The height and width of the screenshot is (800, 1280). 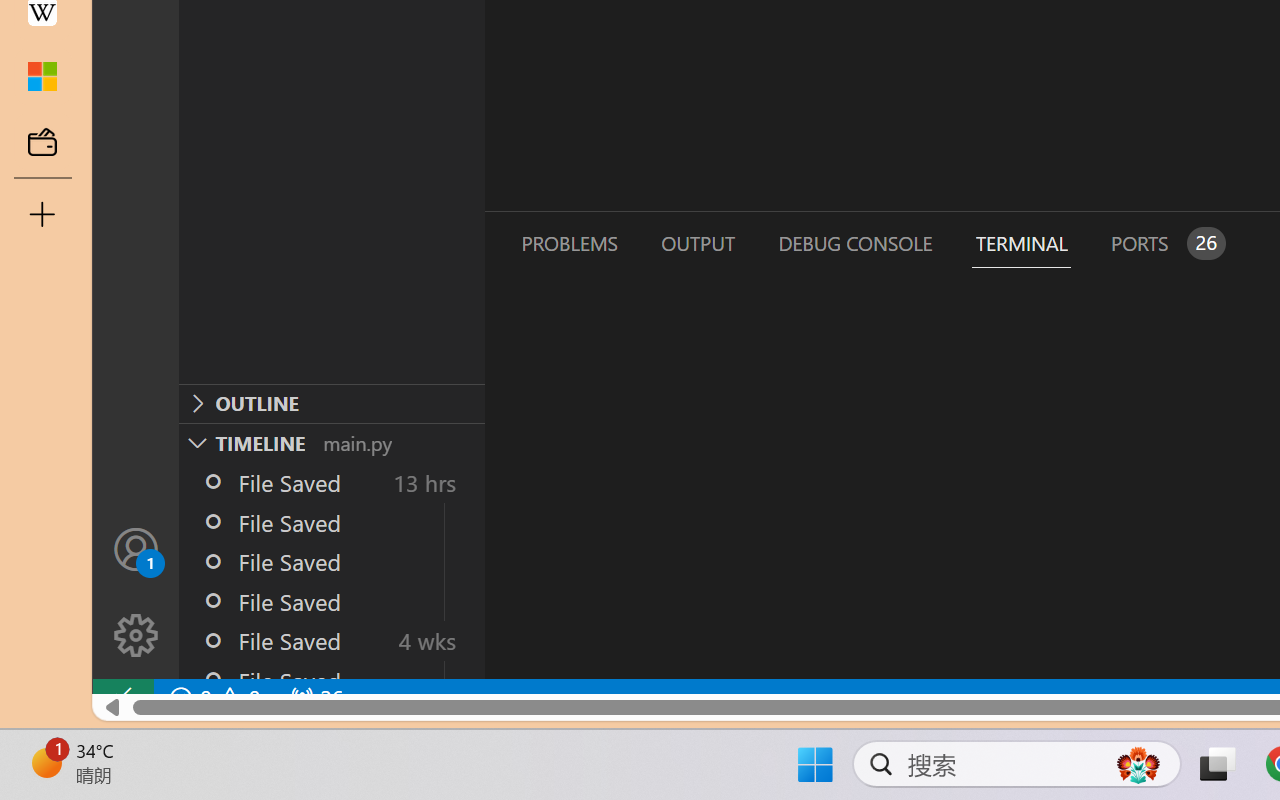 What do you see at coordinates (1165, 242) in the screenshot?
I see `'Ports - 26 forwarded ports'` at bounding box center [1165, 242].